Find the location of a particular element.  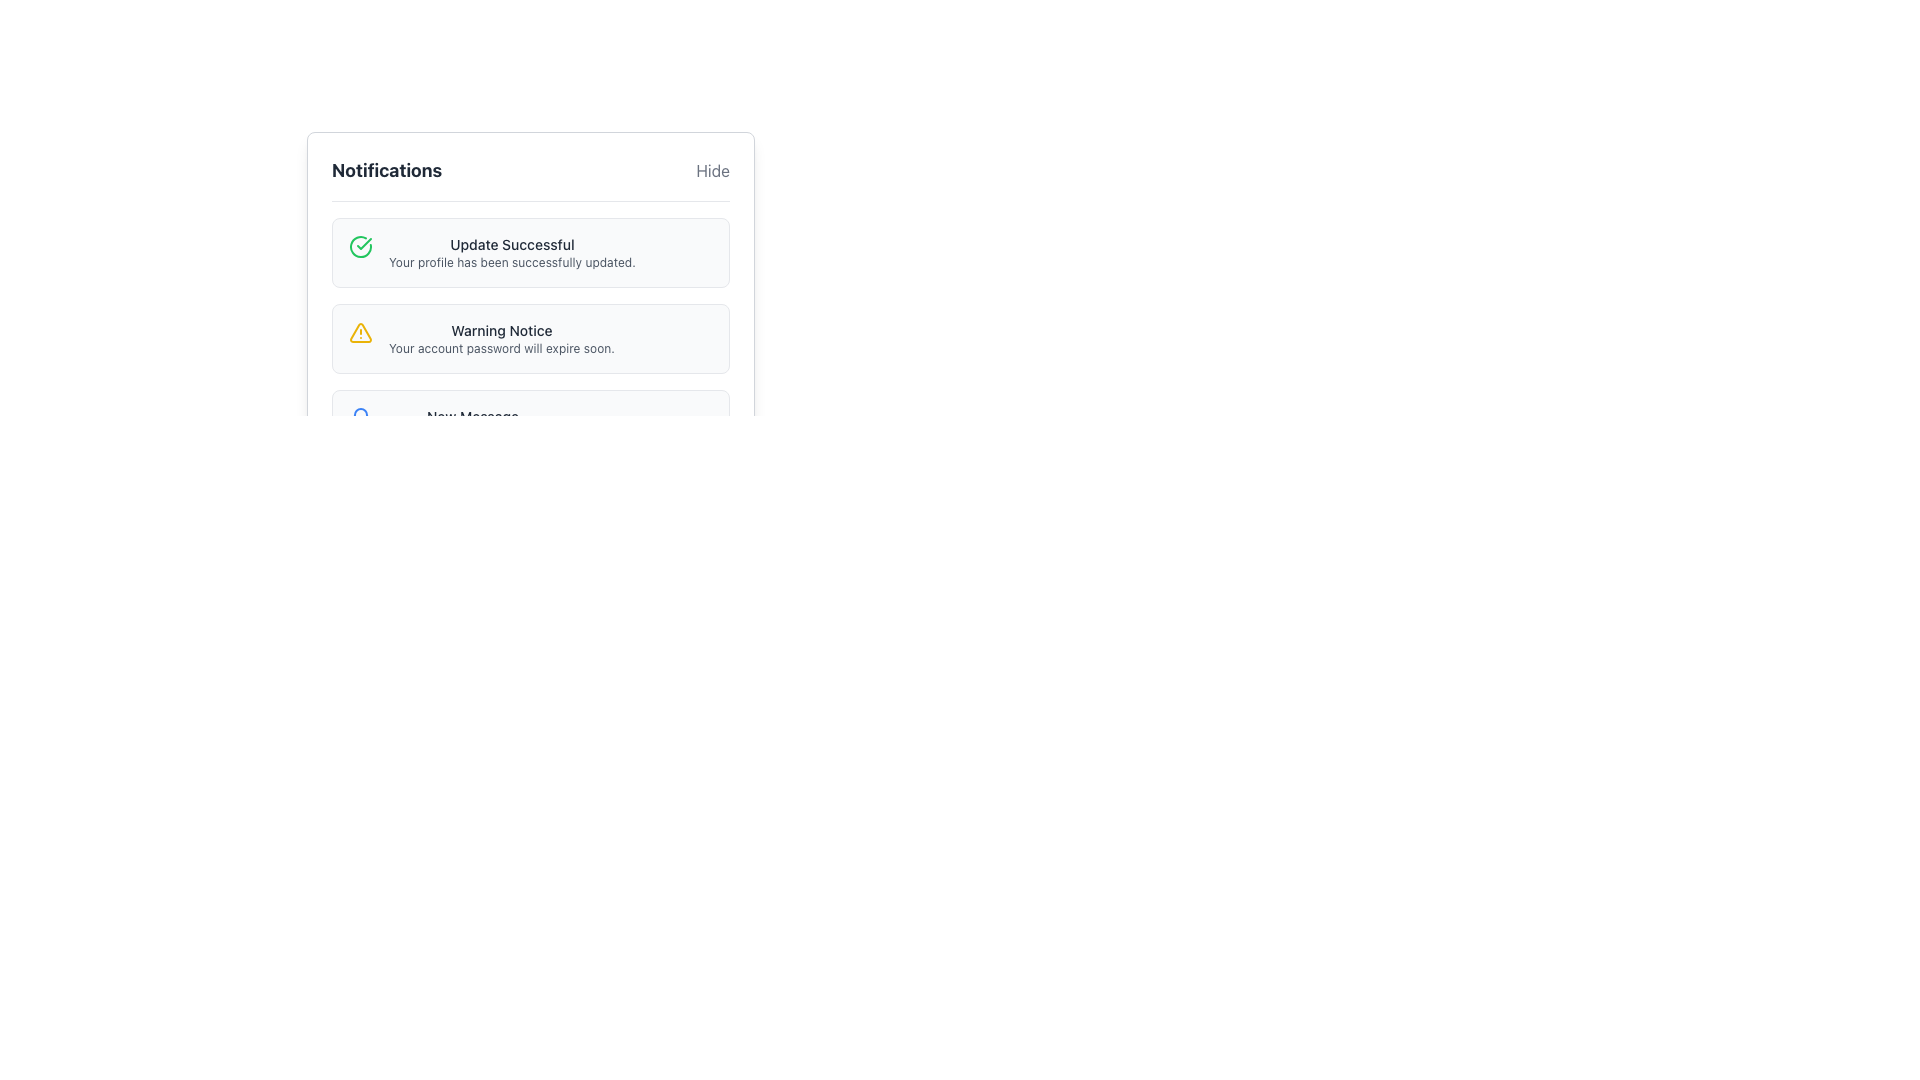

the text label that displays 'New Message', which is styled with a smaller font size and bold weight, located within the notification panel is located at coordinates (472, 415).